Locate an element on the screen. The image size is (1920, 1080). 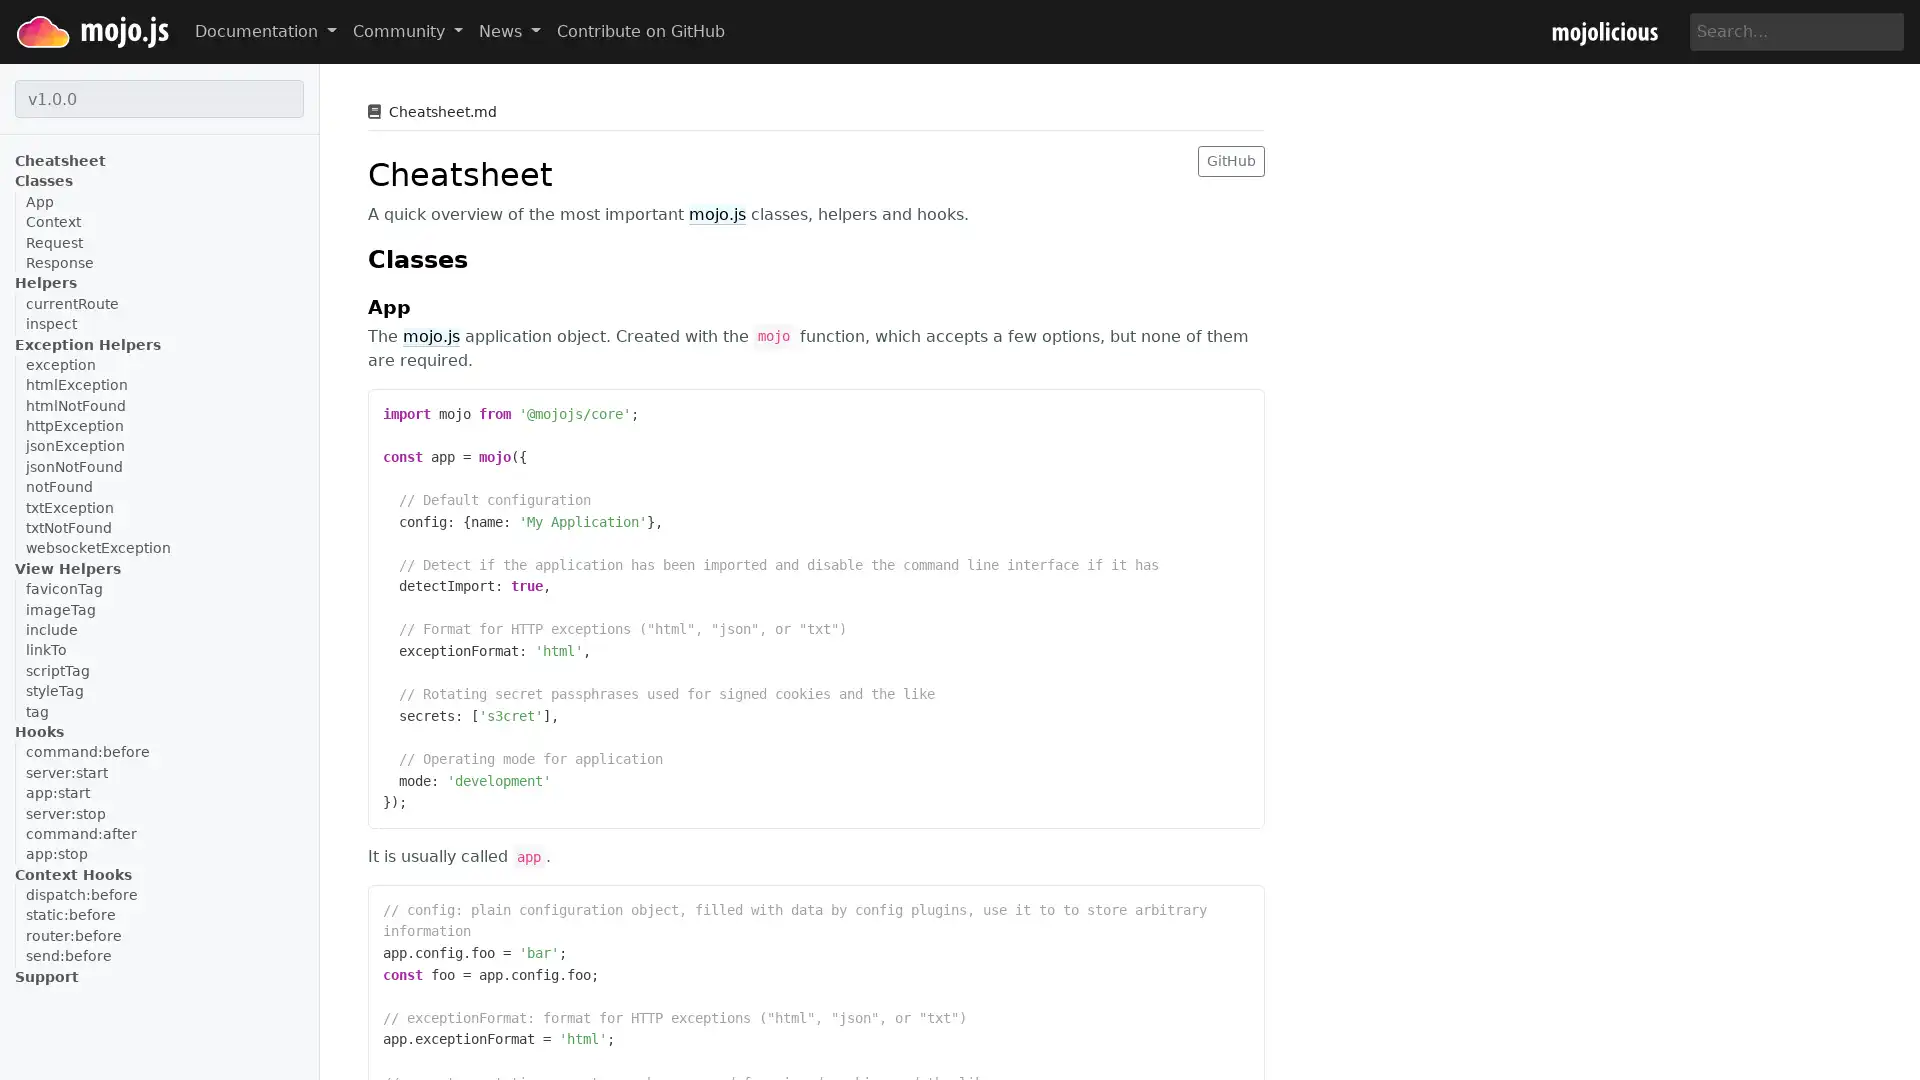
GitHub is located at coordinates (1230, 159).